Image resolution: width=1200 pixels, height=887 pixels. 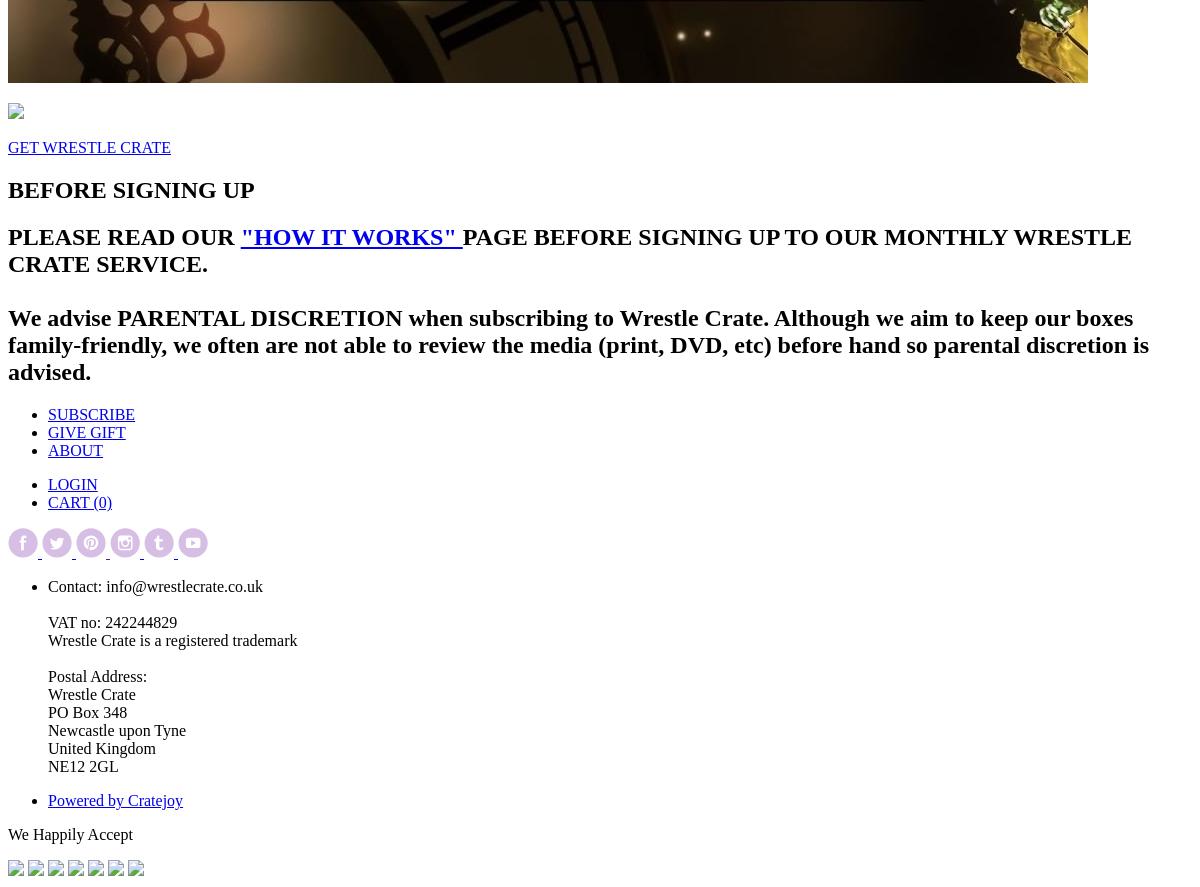 What do you see at coordinates (171, 640) in the screenshot?
I see `'Wrestle Crate is a registered trademark'` at bounding box center [171, 640].